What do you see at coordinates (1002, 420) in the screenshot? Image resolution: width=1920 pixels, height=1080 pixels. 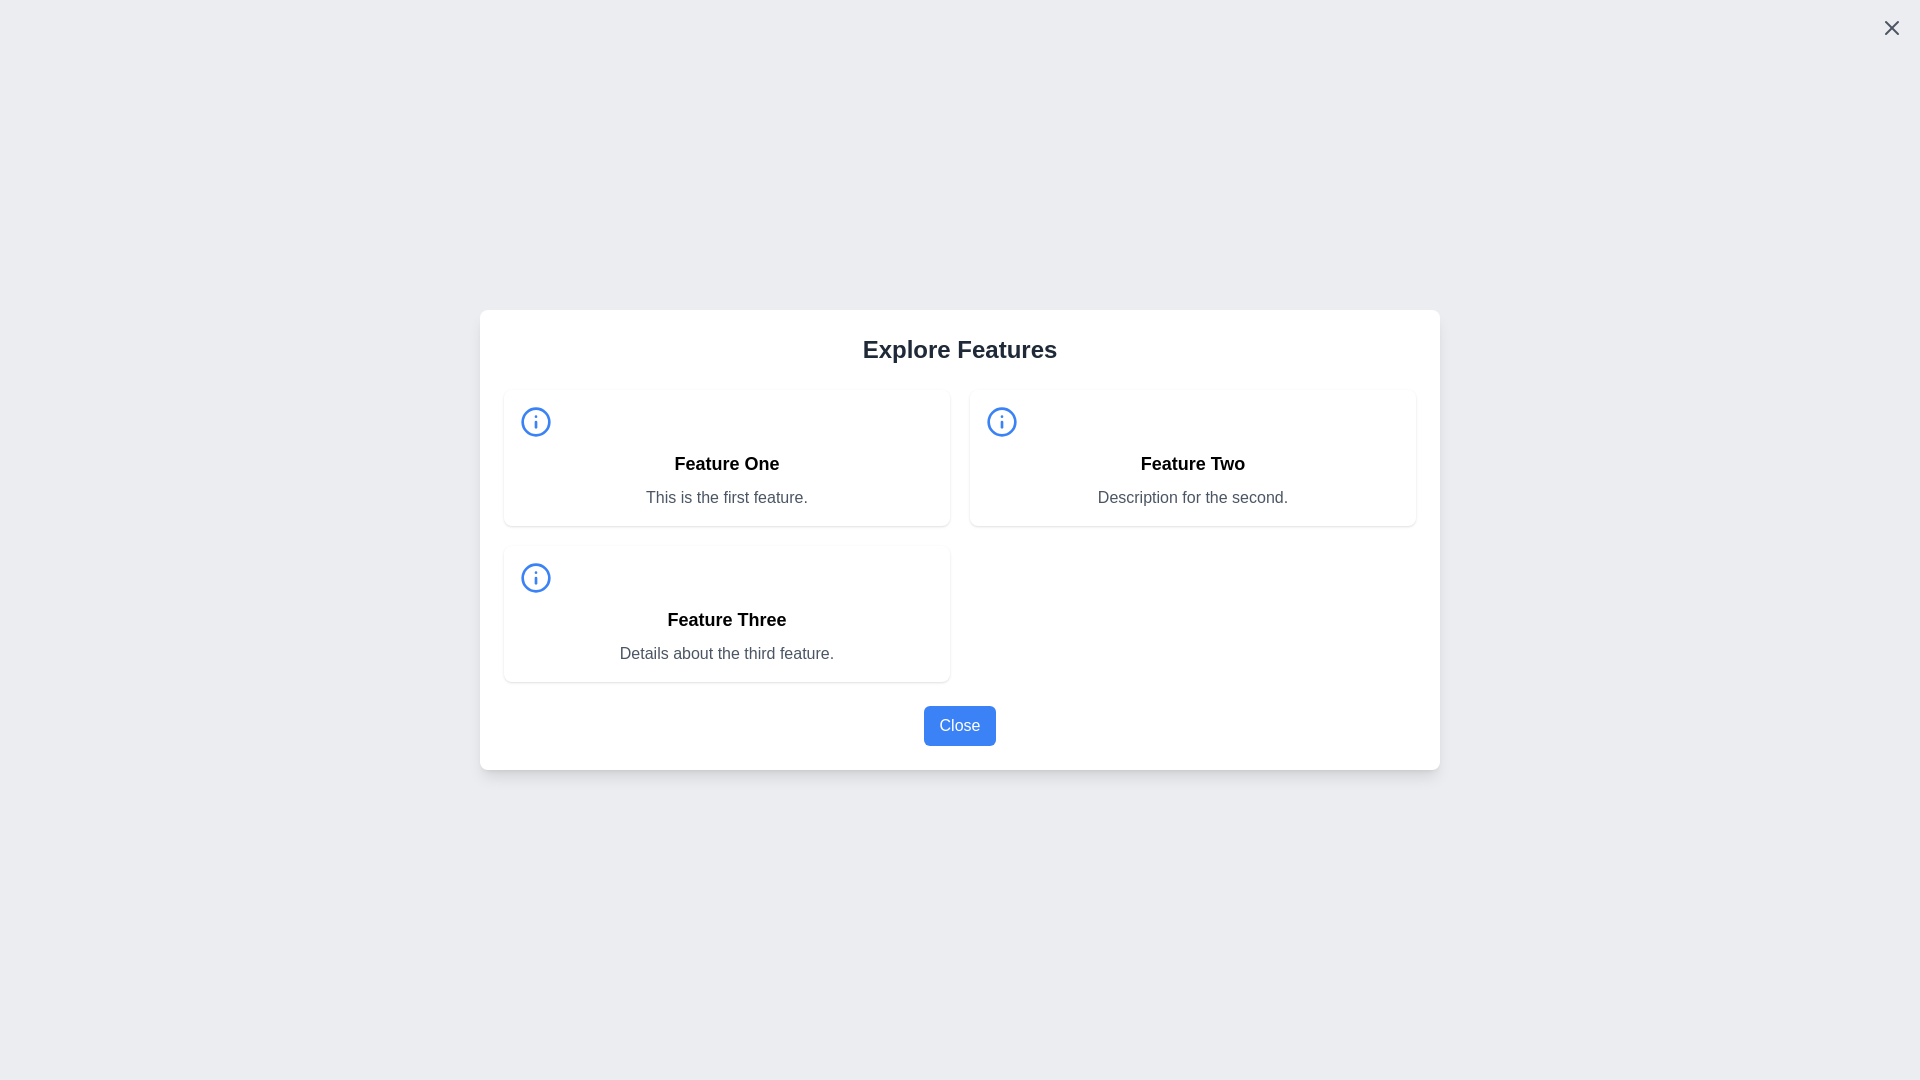 I see `the blue circular SVG shape that is part of the info-type icon located in the 'Feature Two' panel near the top-right of the interface` at bounding box center [1002, 420].